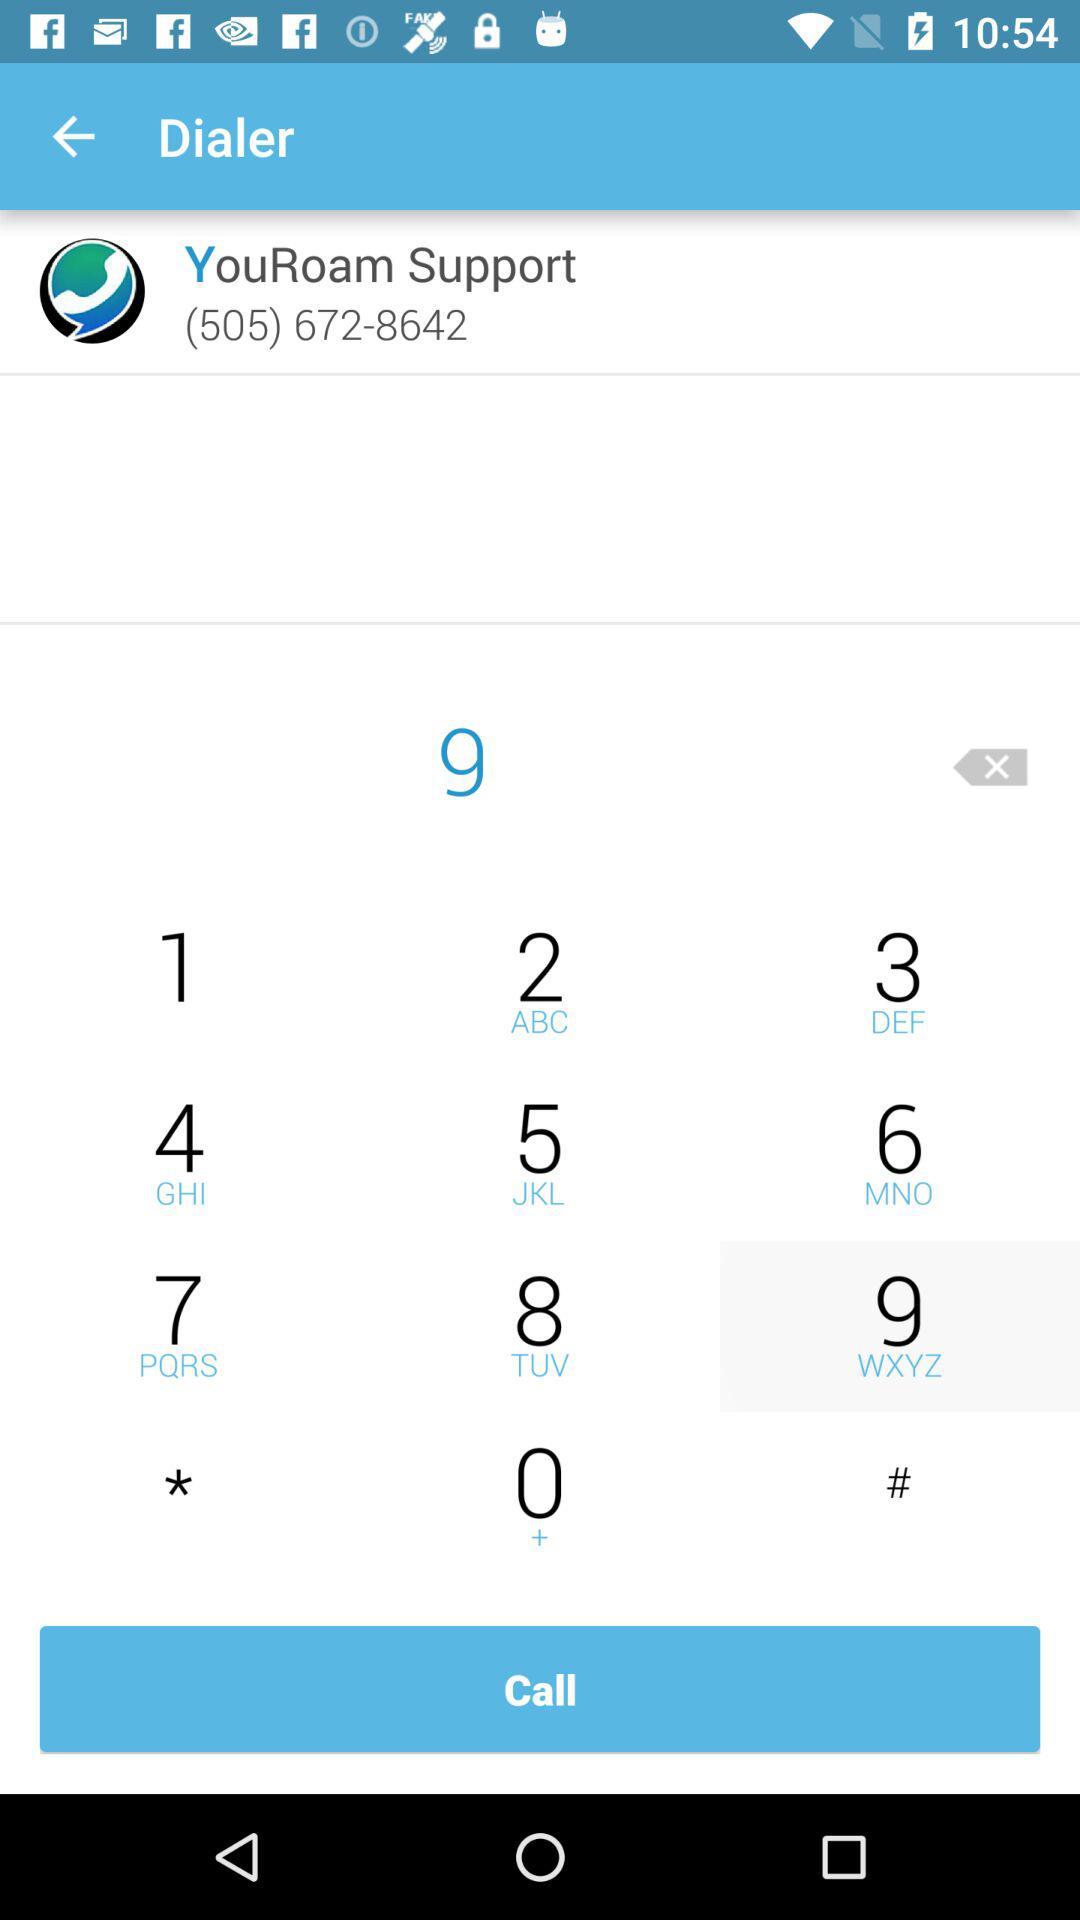  What do you see at coordinates (180, 1498) in the screenshot?
I see `key to enter star as a character` at bounding box center [180, 1498].